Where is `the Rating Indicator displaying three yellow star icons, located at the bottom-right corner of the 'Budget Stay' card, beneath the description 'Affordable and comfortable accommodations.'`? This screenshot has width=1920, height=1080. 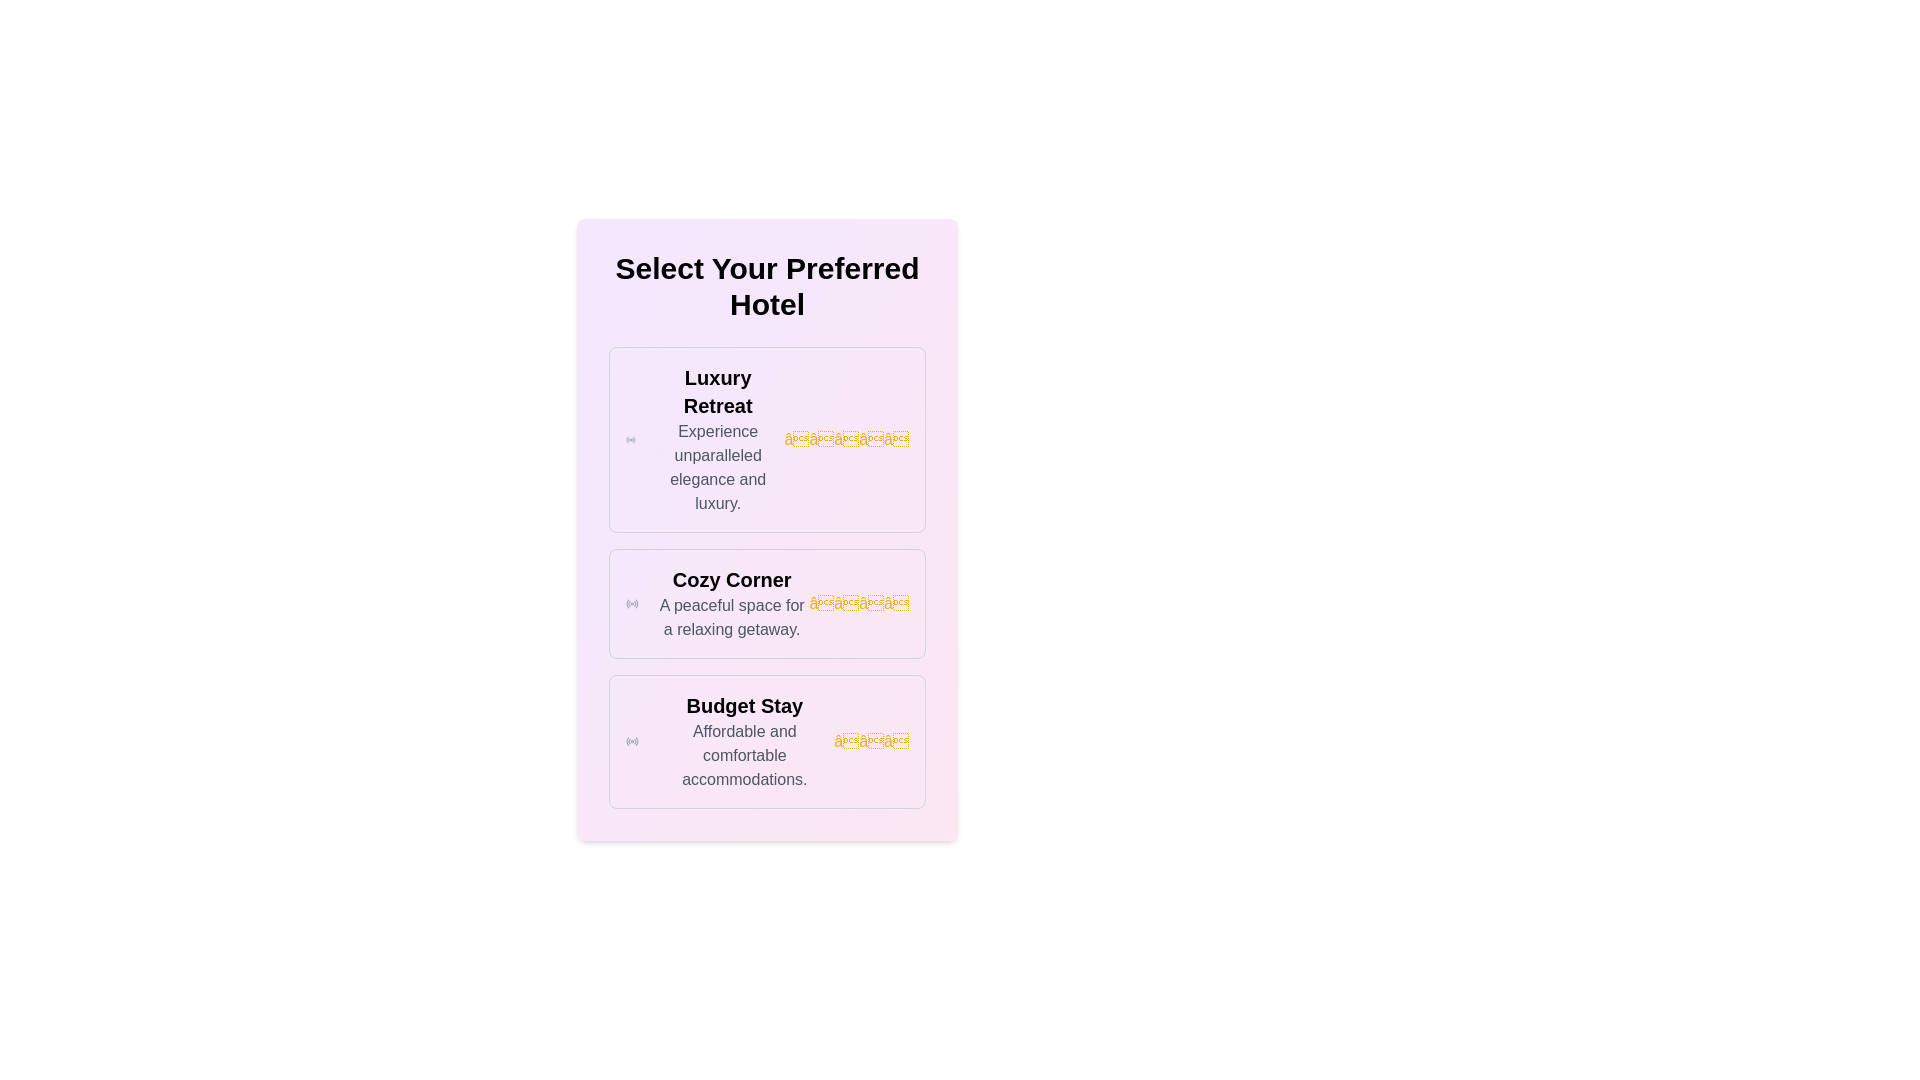 the Rating Indicator displaying three yellow star icons, located at the bottom-right corner of the 'Budget Stay' card, beneath the description 'Affordable and comfortable accommodations.' is located at coordinates (871, 741).